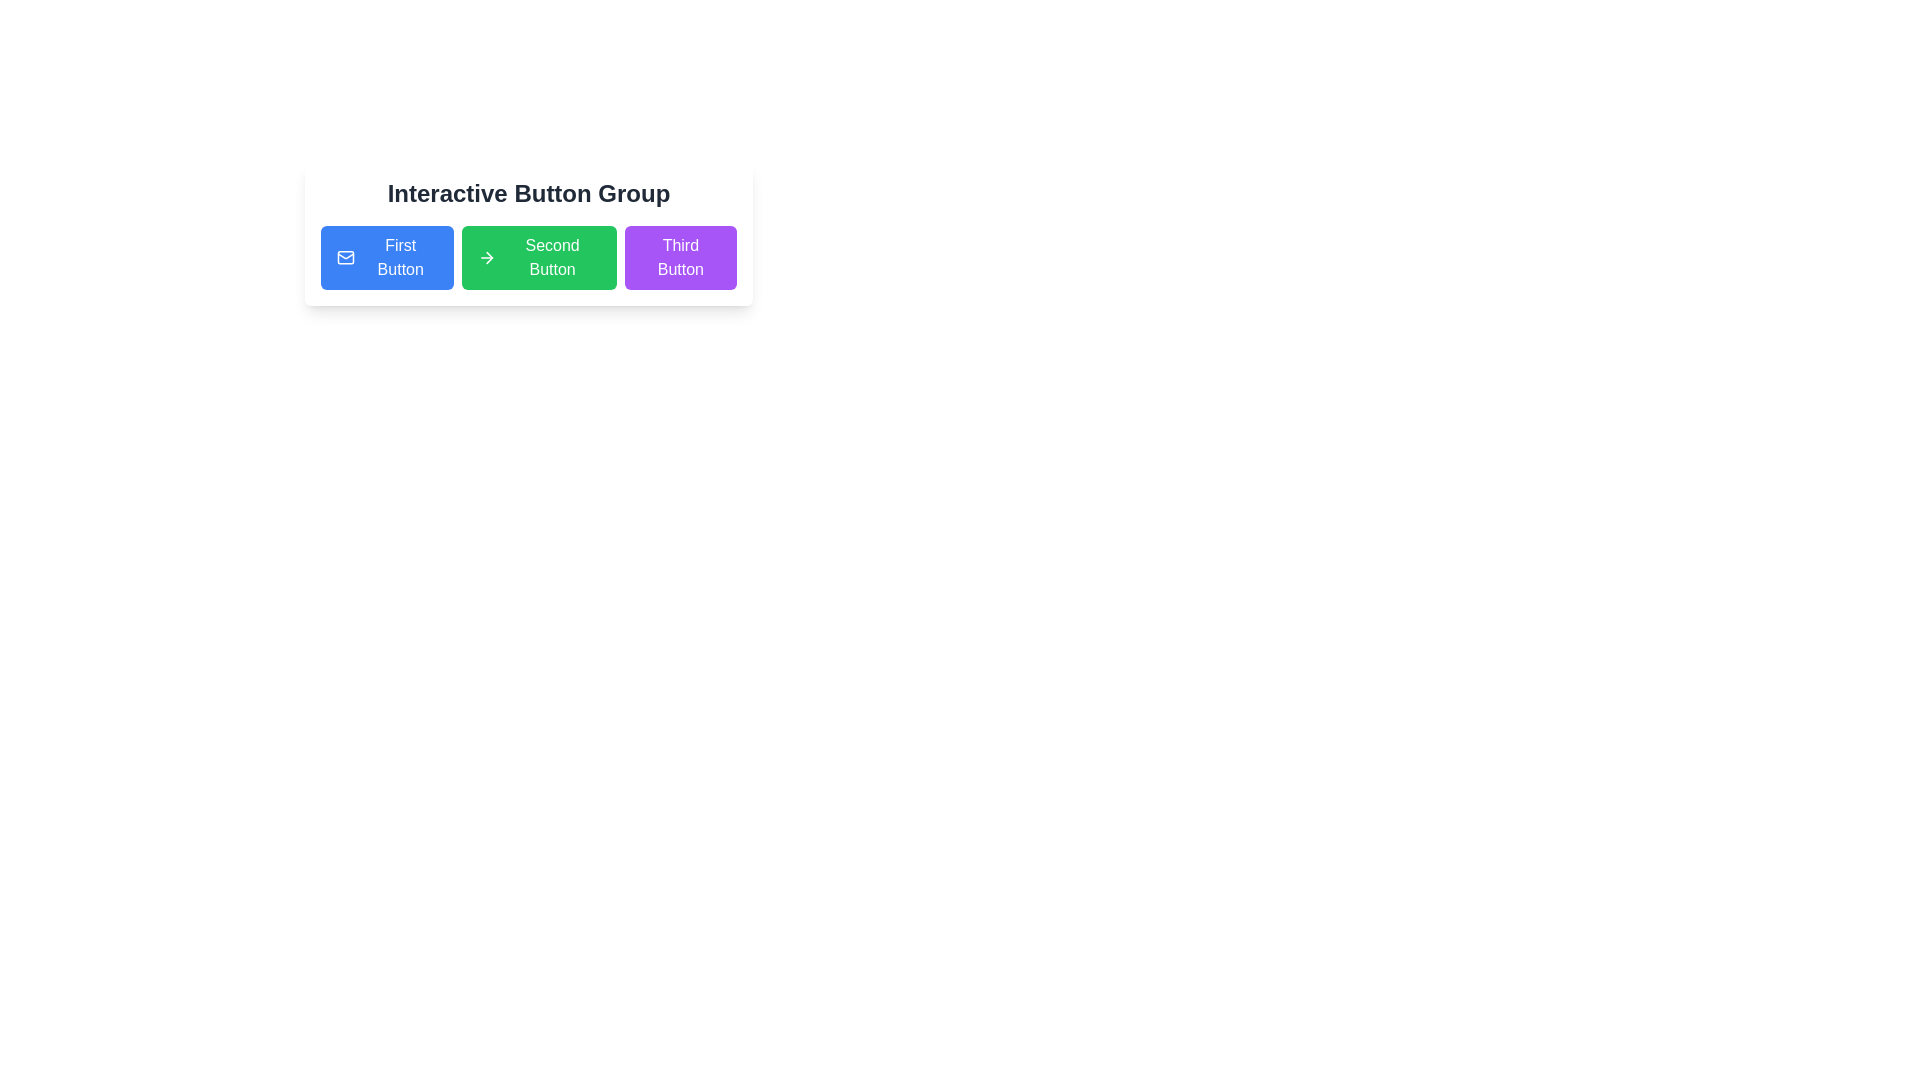 This screenshot has width=1920, height=1080. What do you see at coordinates (346, 257) in the screenshot?
I see `the primary body rectangle of the blue envelope icon, which is located inside the 'First Button' in the interface` at bounding box center [346, 257].